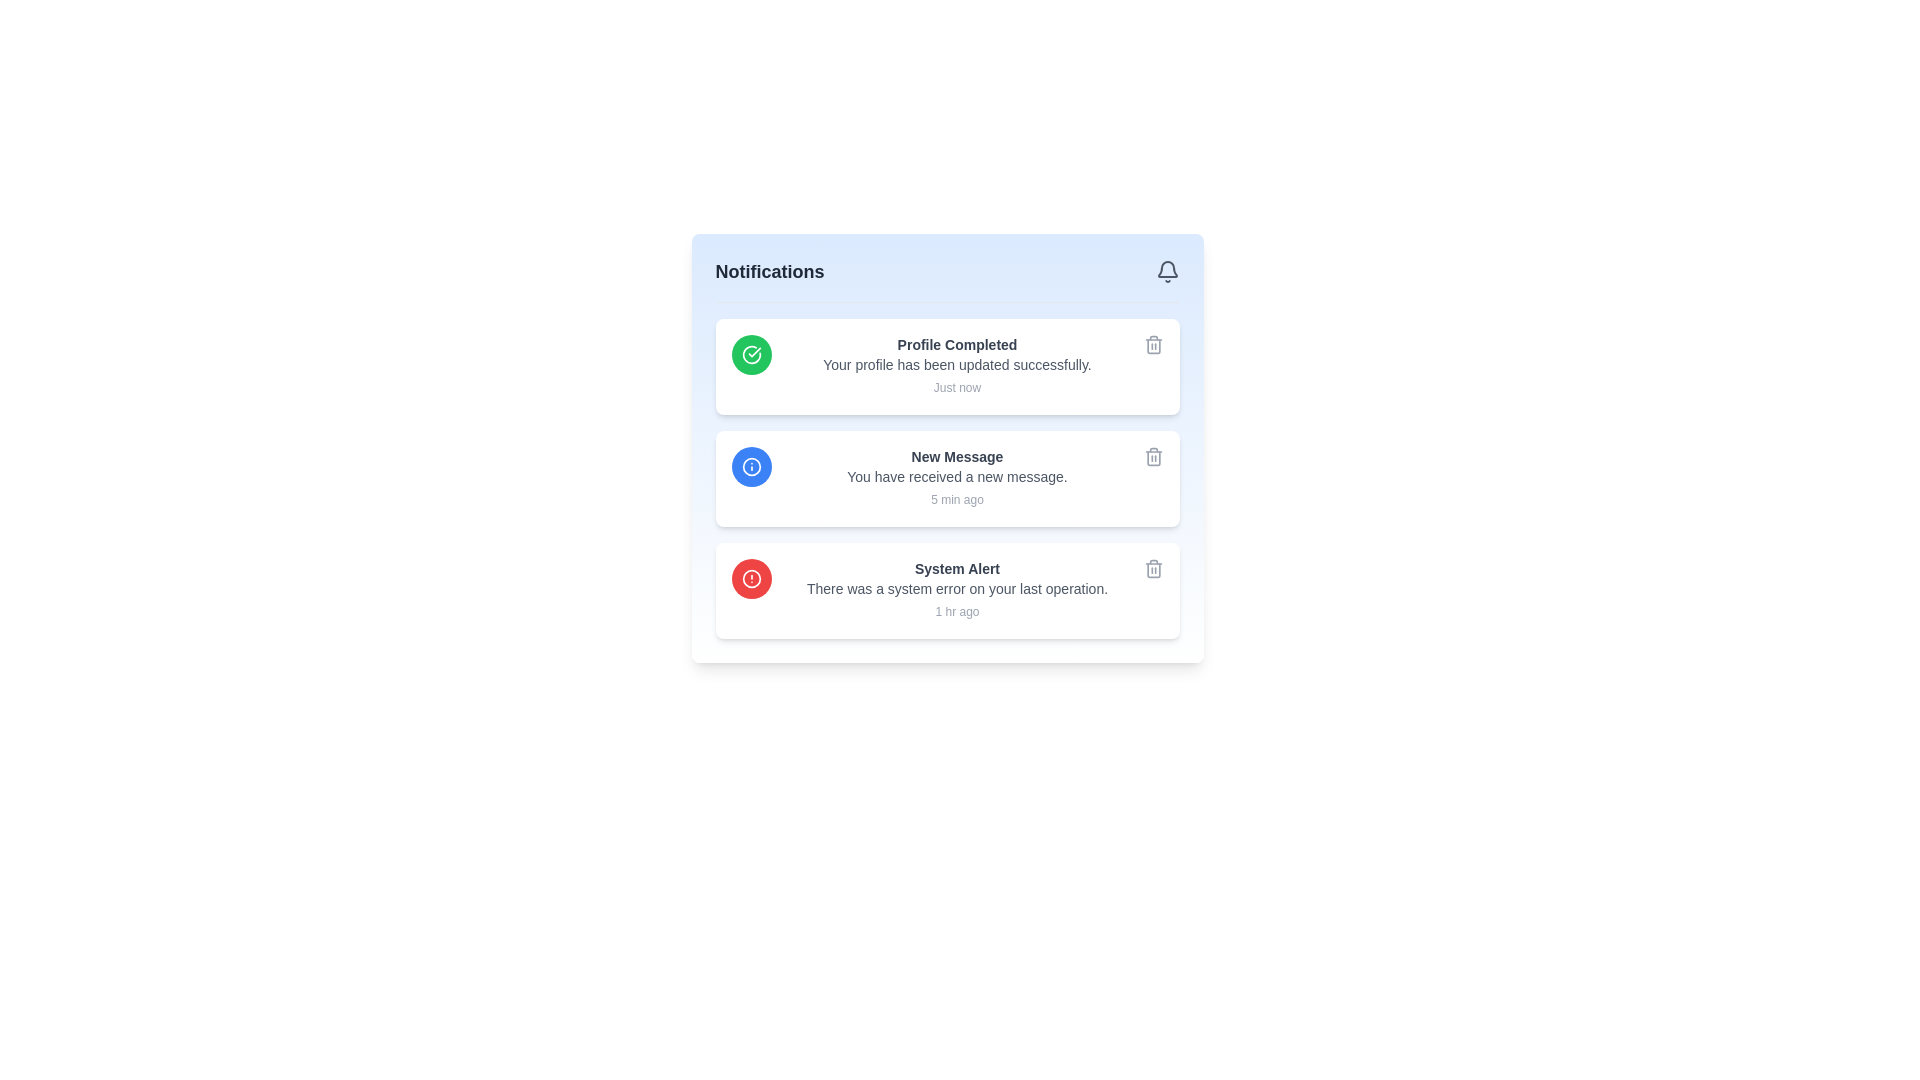 Image resolution: width=1920 pixels, height=1080 pixels. What do you see at coordinates (956, 365) in the screenshot?
I see `notification message indicating a successful profile update, located in the center of the notification card below 'Profile Completed' and above 'Just now'` at bounding box center [956, 365].